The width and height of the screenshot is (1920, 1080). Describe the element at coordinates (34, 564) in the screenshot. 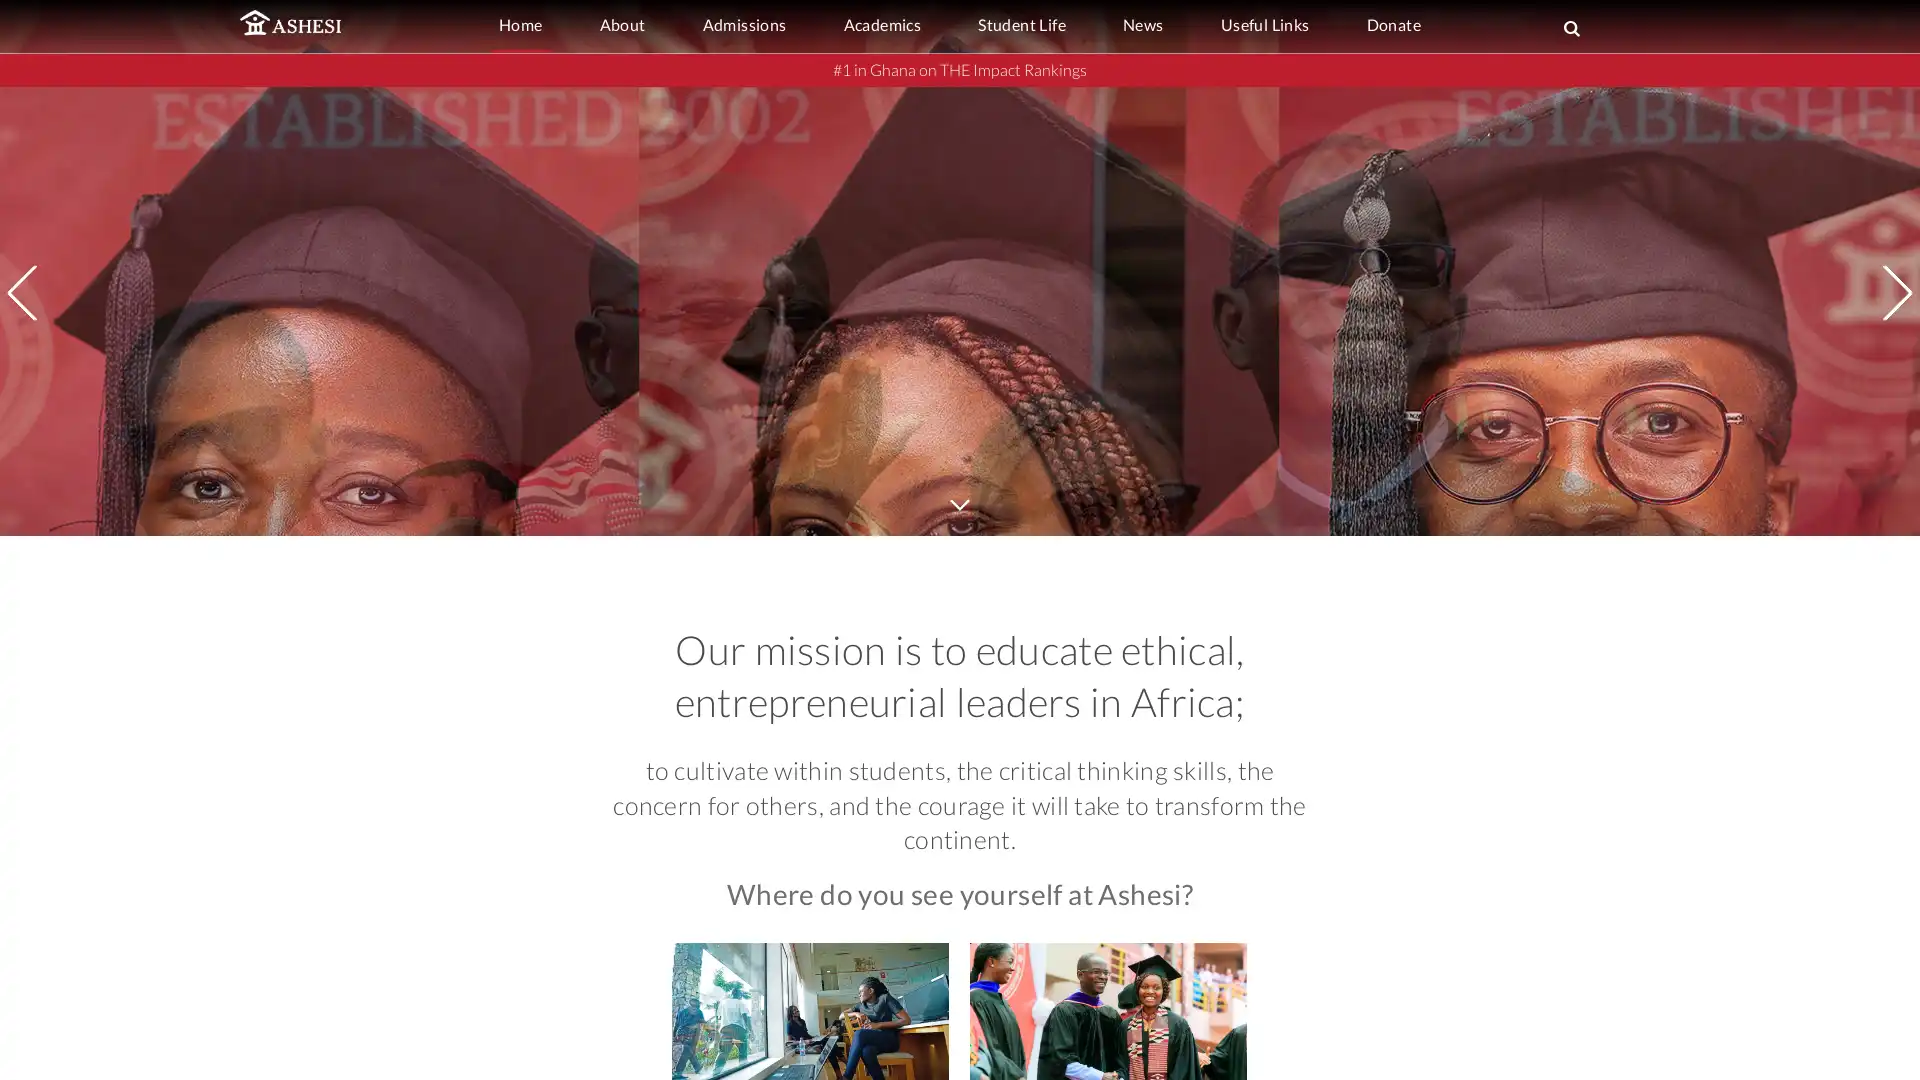

I see `Previous` at that location.